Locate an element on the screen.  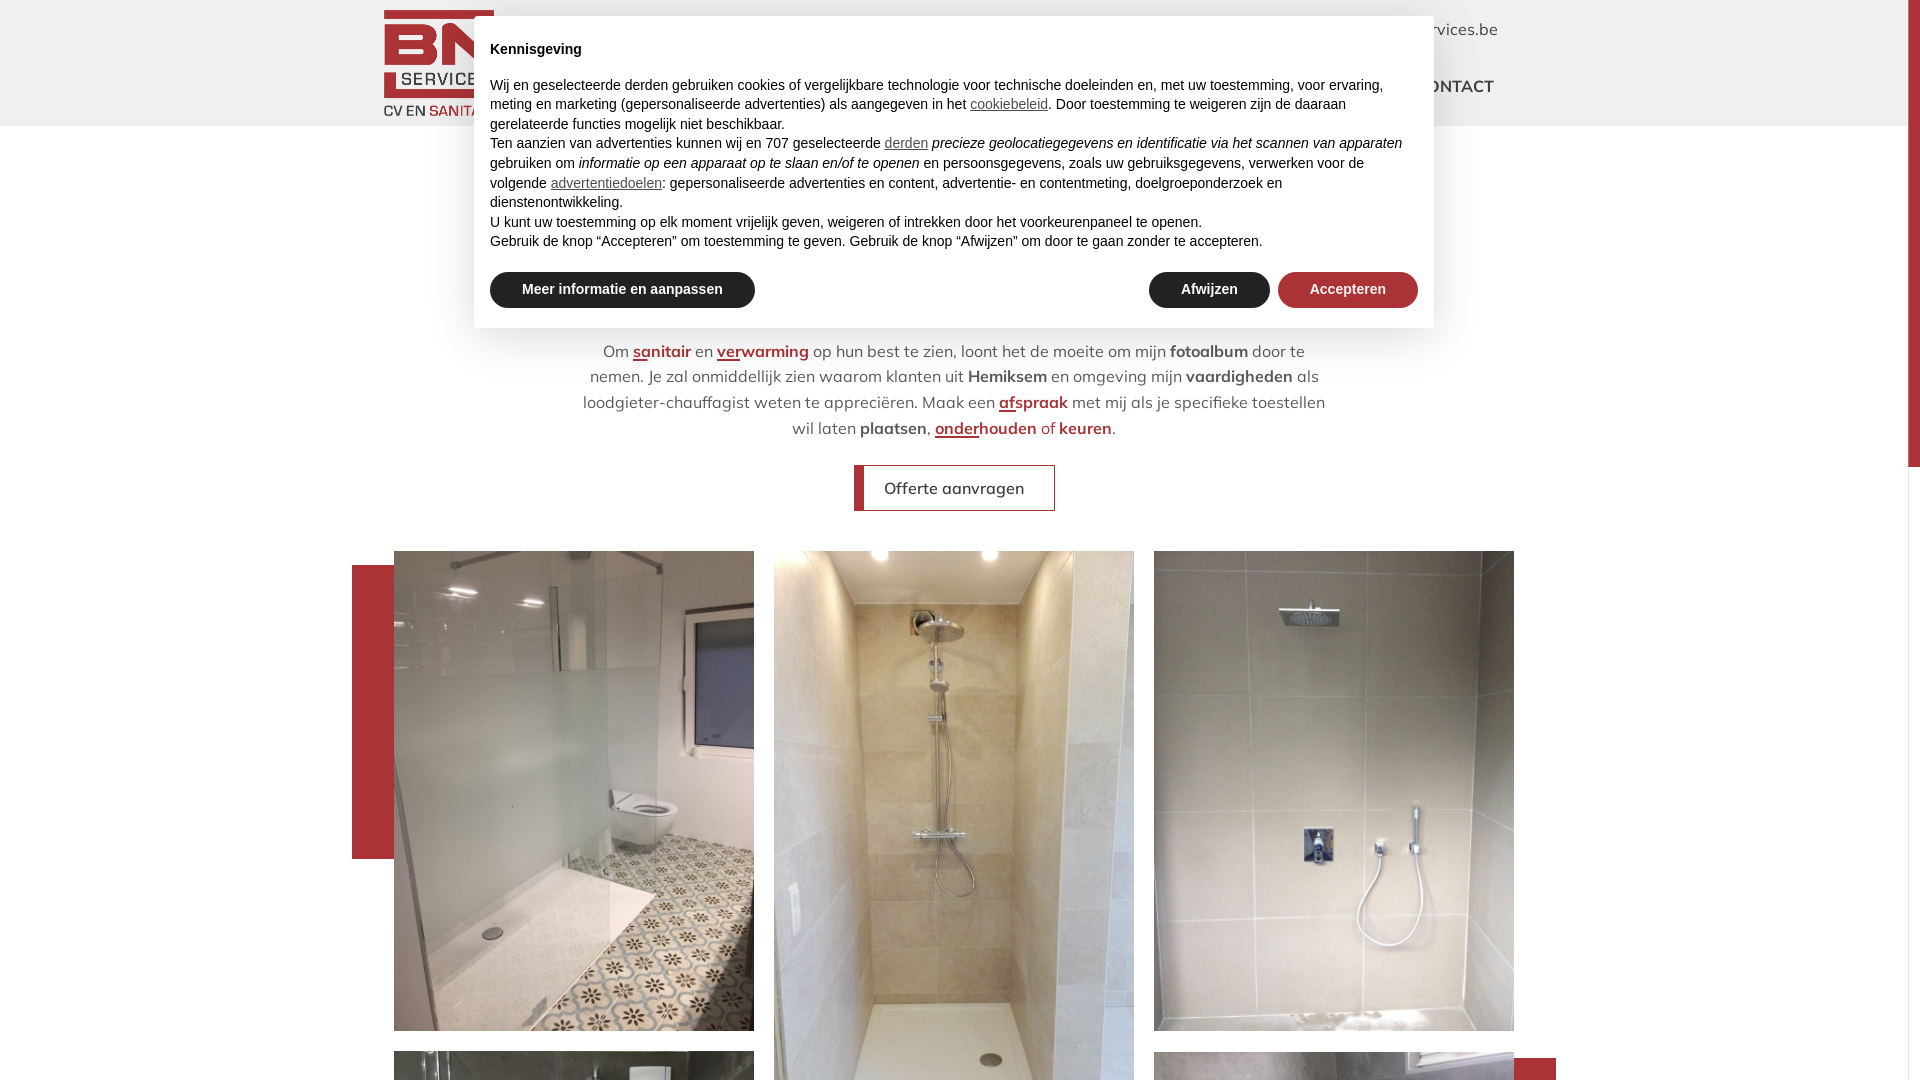
'onderhouden of keuren' is located at coordinates (1023, 427).